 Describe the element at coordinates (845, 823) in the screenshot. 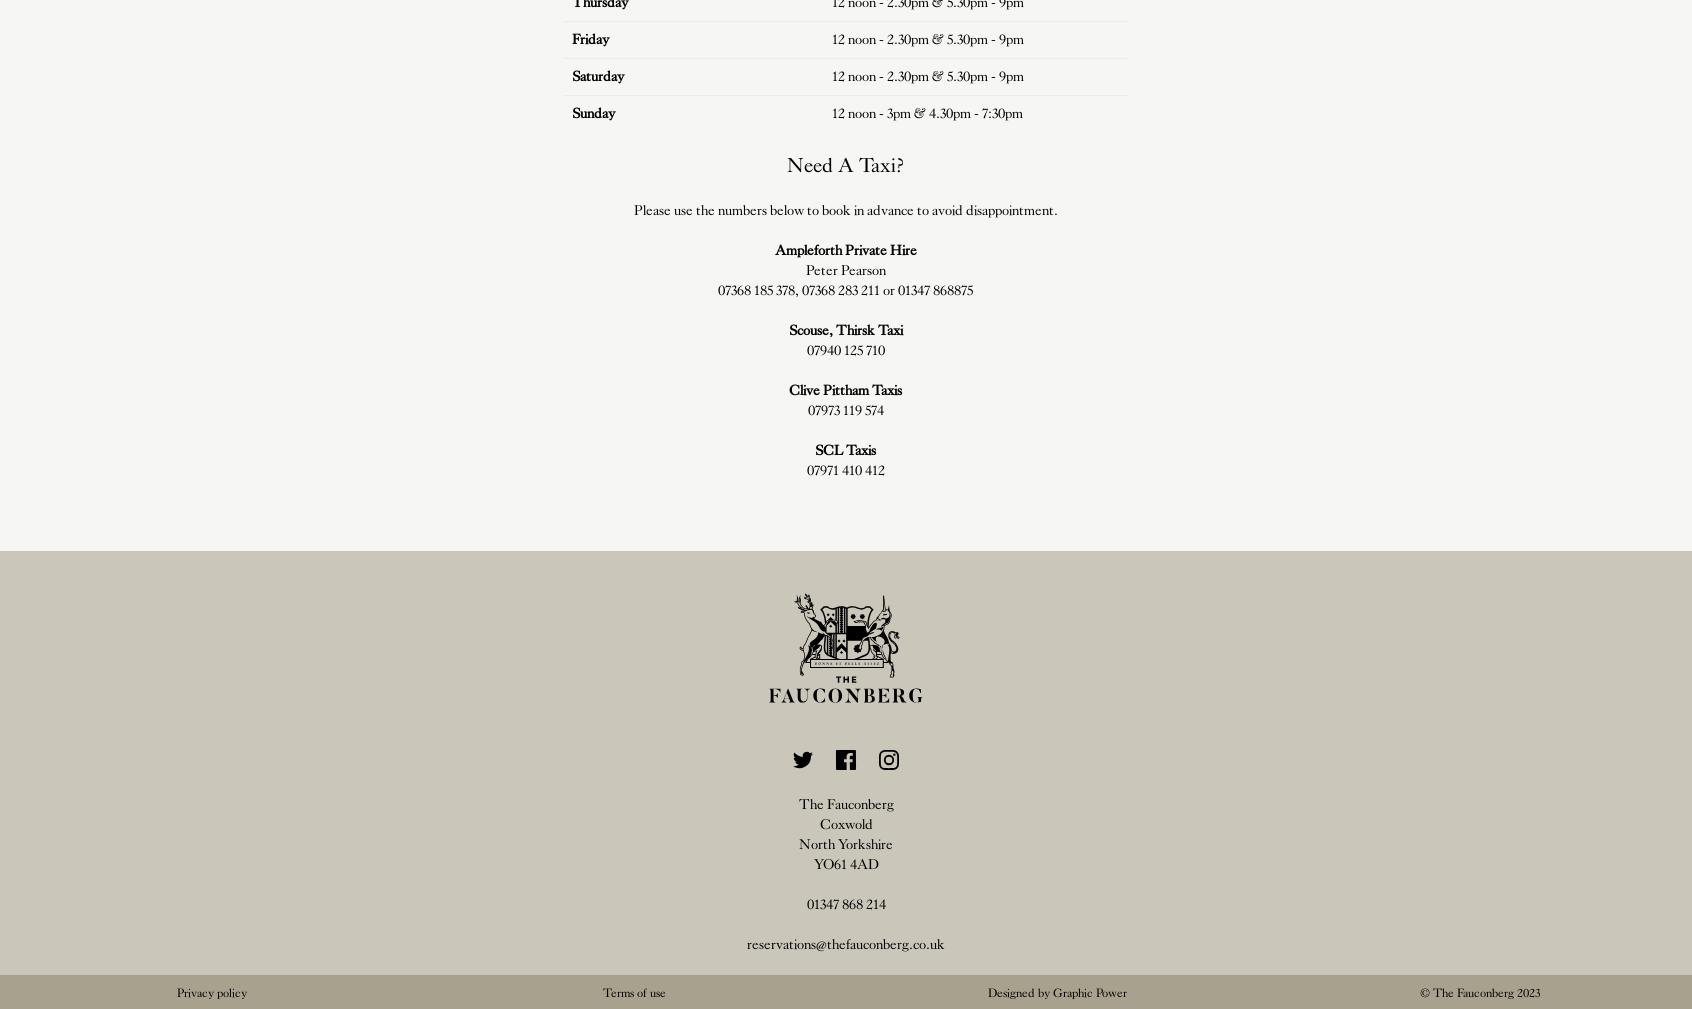

I see `'Coxwold'` at that location.